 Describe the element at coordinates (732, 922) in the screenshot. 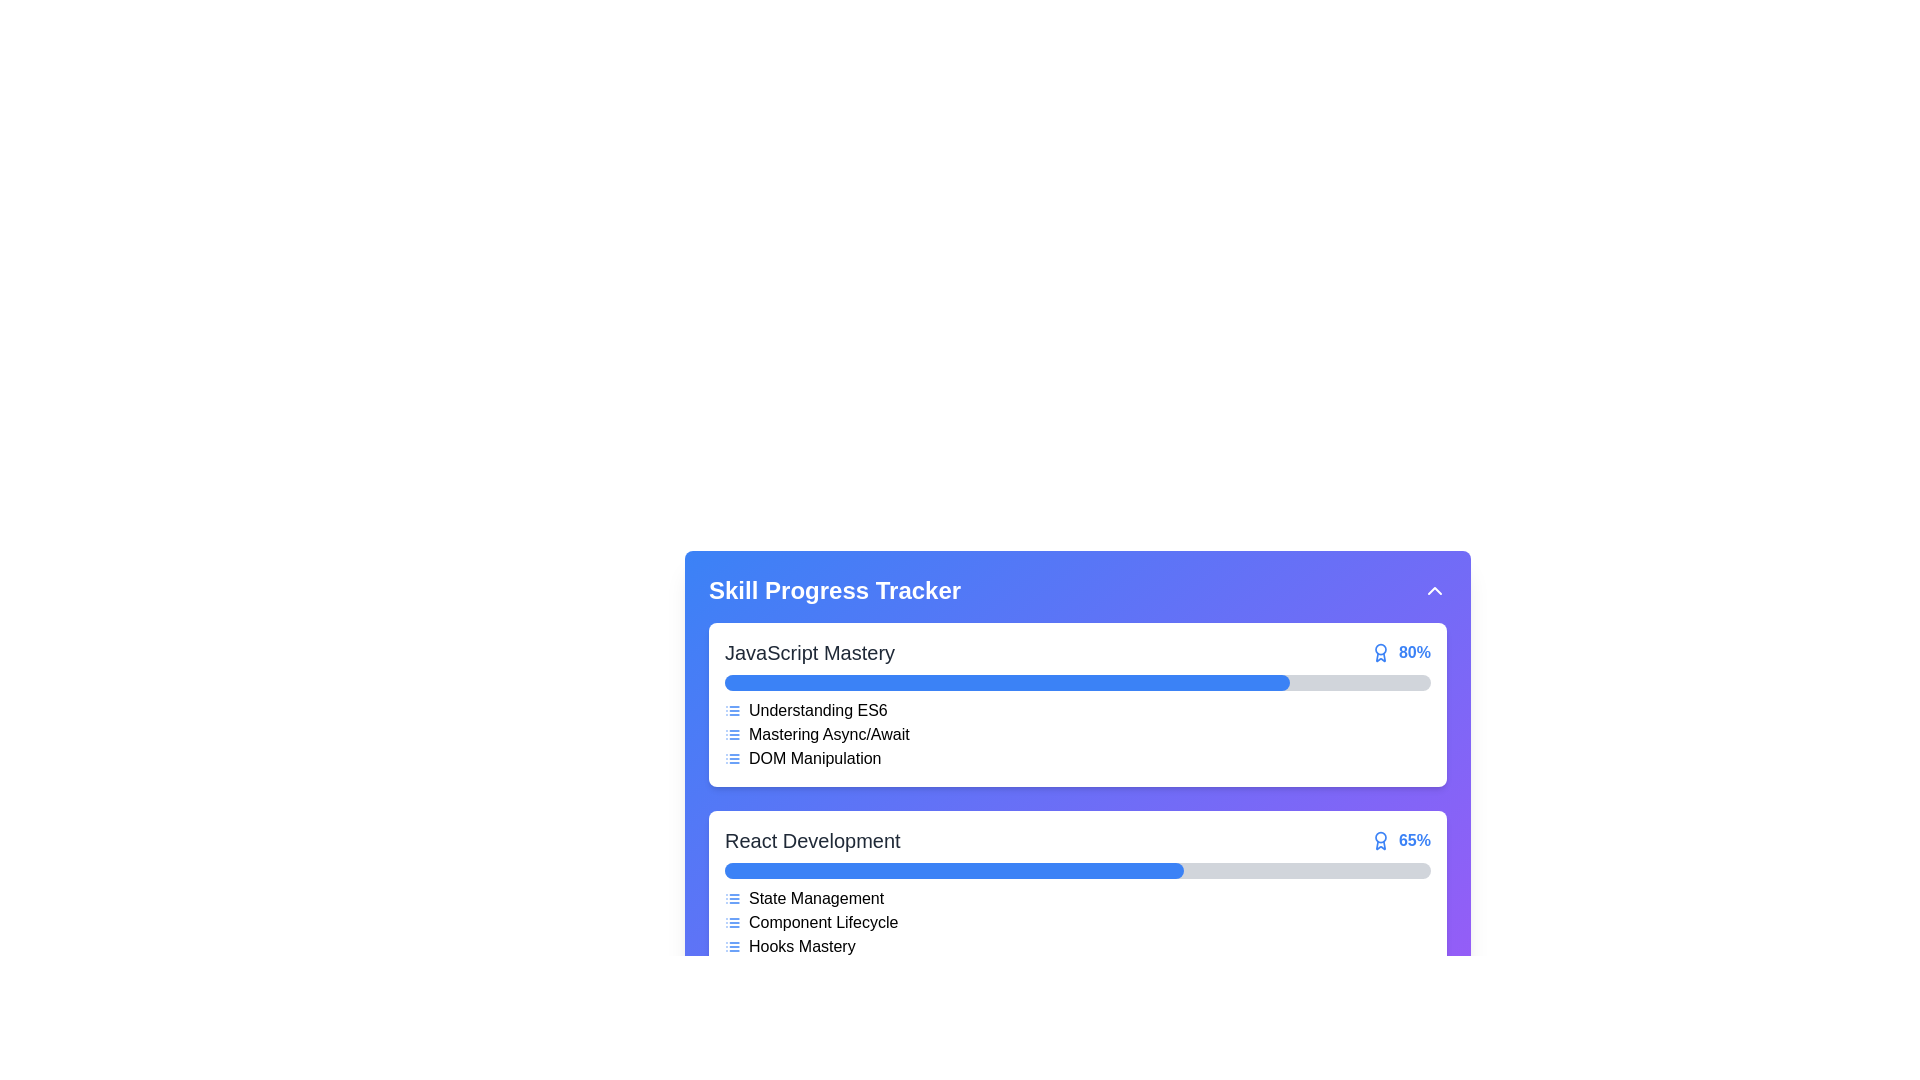

I see `the blue SVG icon representing 'Component Lifecycle' in the React Development section of the Skill Progress Tracker` at that location.